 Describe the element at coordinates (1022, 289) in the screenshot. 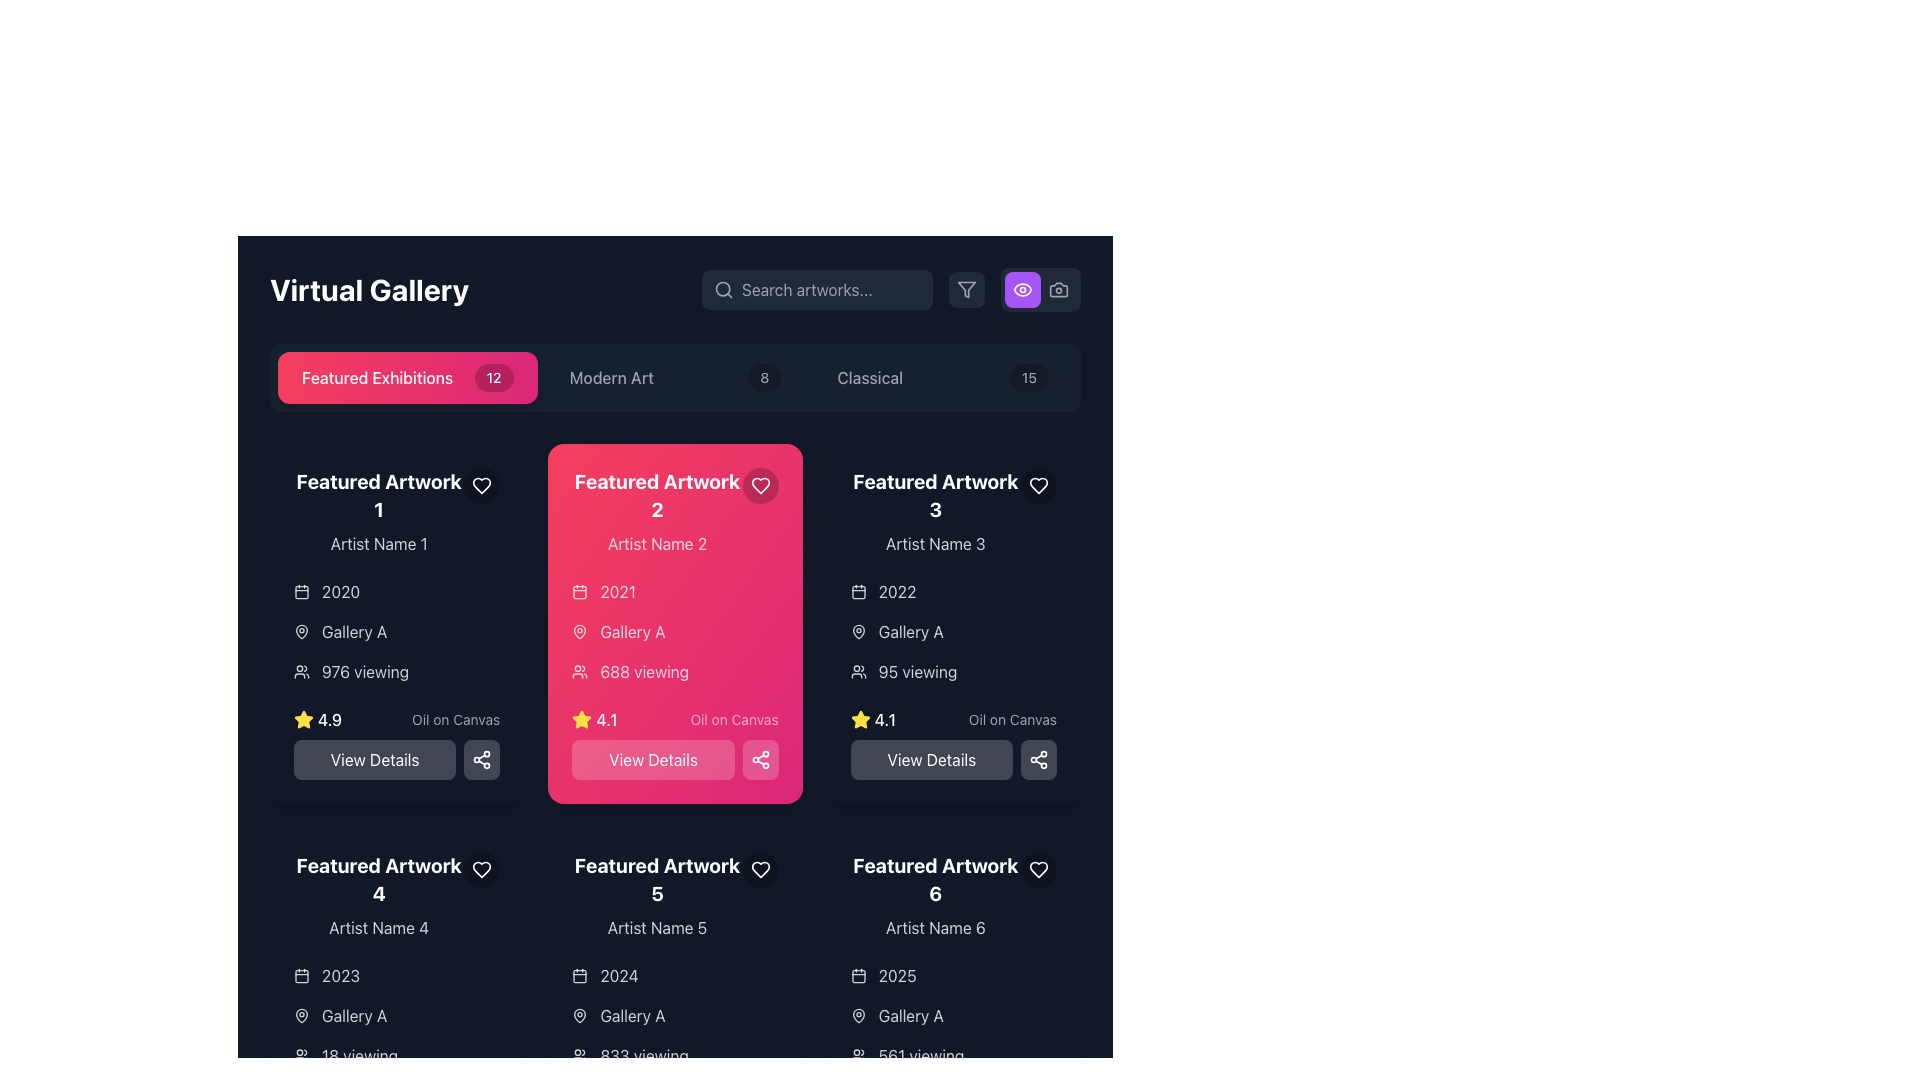

I see `the toggle button located in the top-right corner of the interface` at that location.